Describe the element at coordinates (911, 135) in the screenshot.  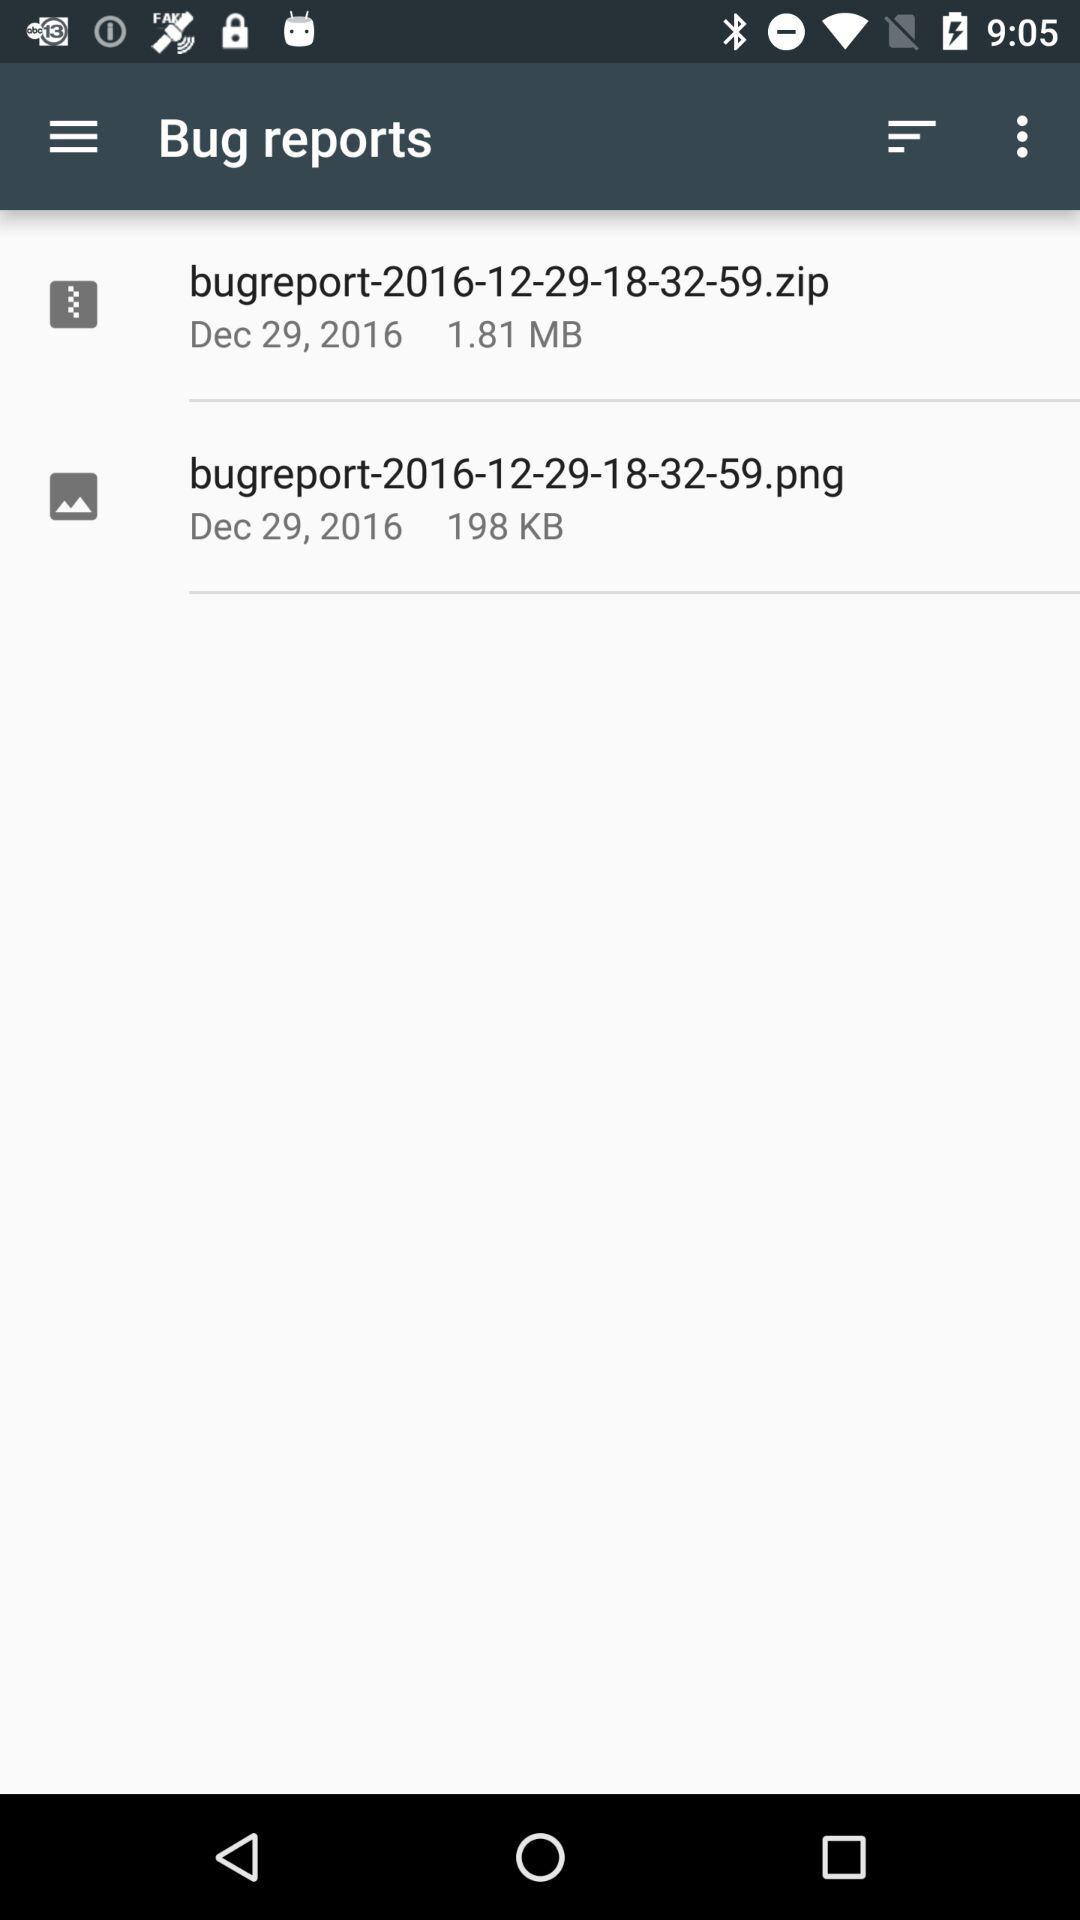
I see `the app next to the bug reports item` at that location.